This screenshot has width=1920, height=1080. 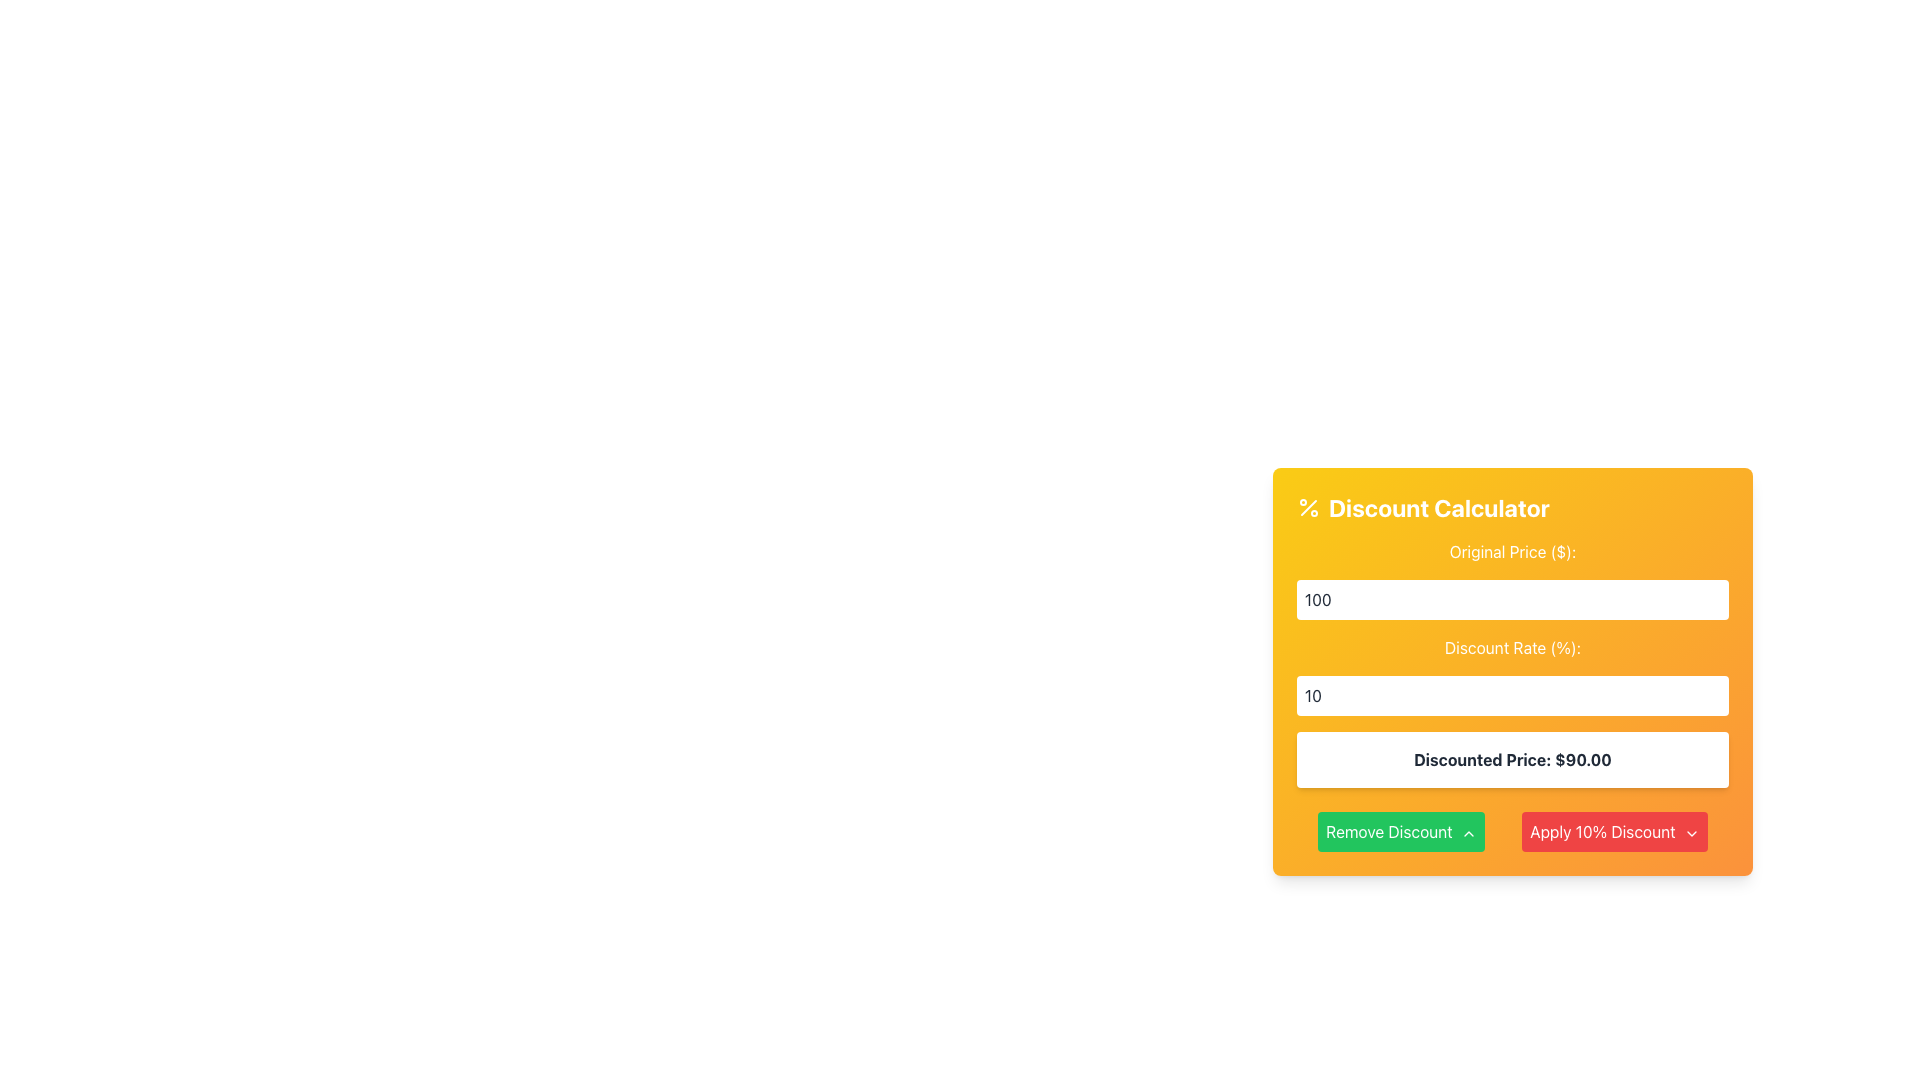 I want to click on the text label displaying the calculated discounted price located above the 'Remove Discount' and 'Apply 10% Discount' buttons, so click(x=1512, y=759).